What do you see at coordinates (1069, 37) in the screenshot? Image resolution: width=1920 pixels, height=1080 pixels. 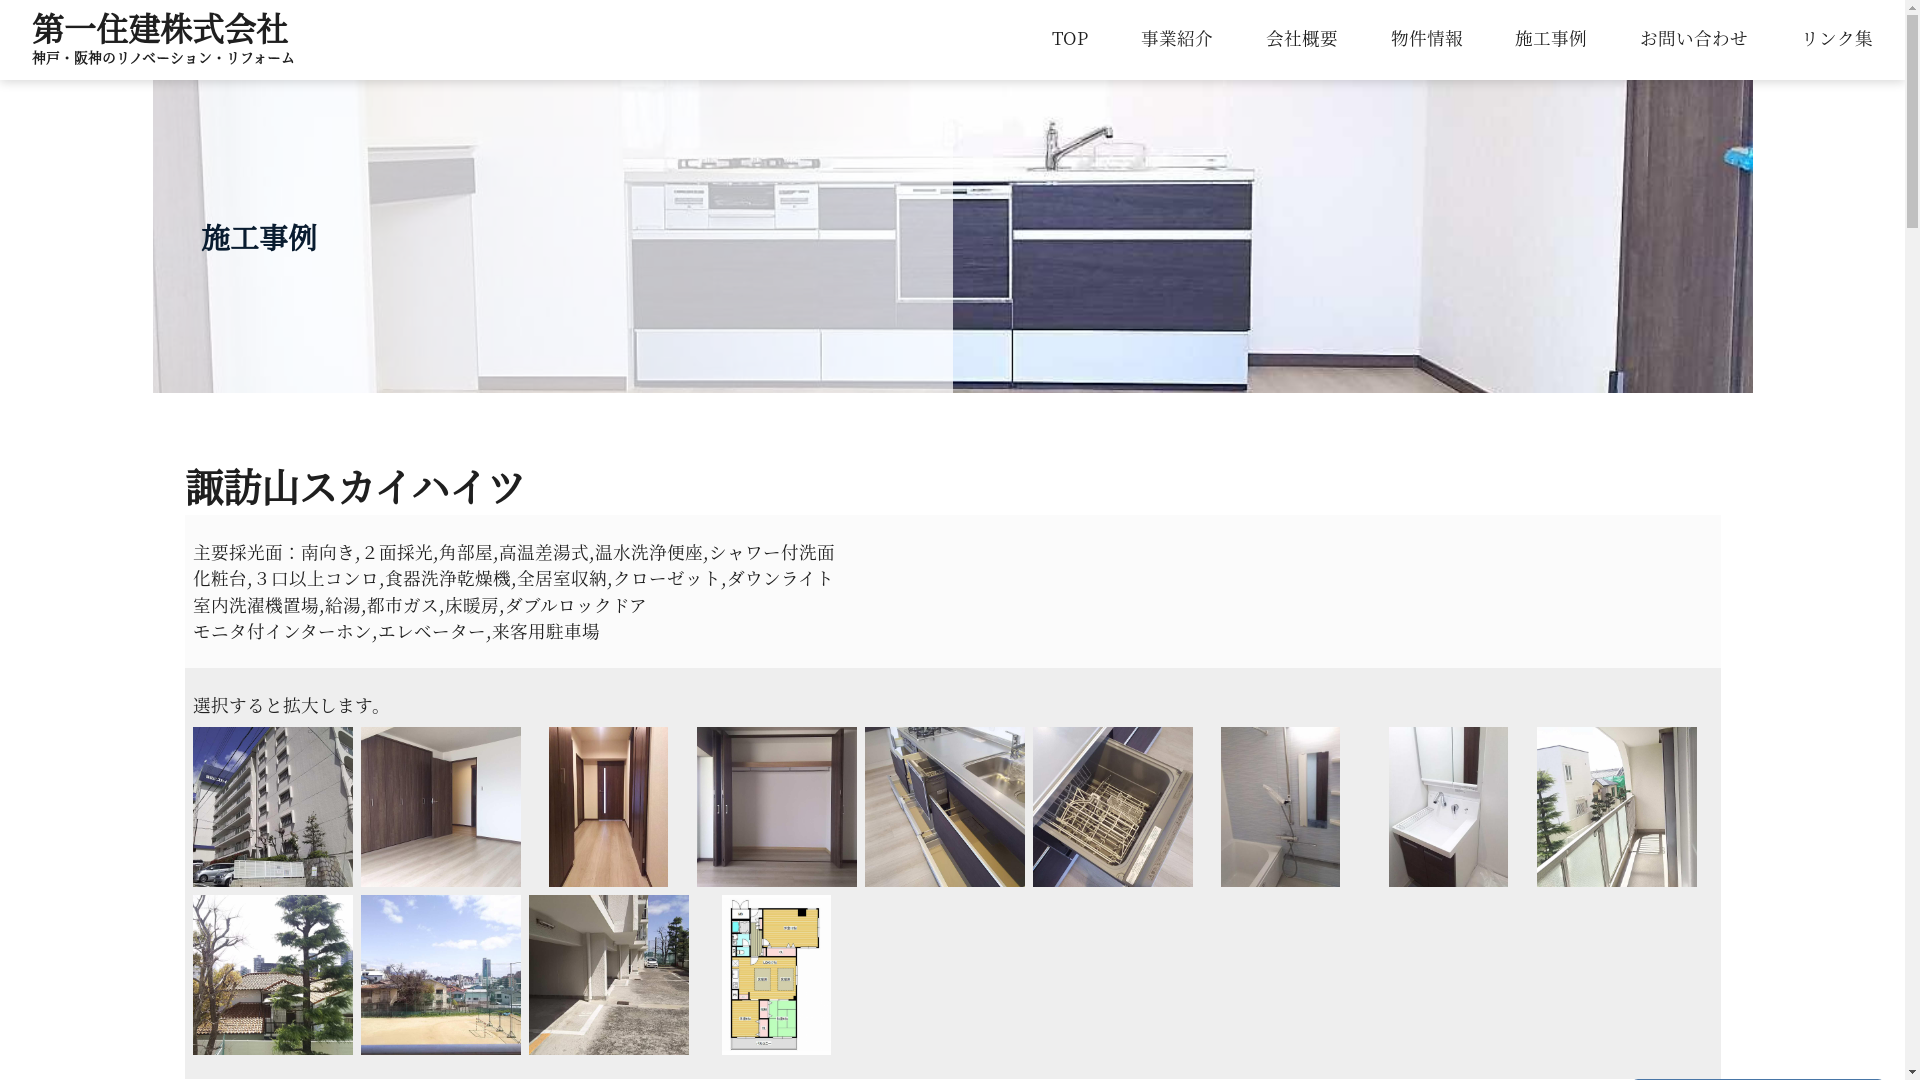 I see `'TOP'` at bounding box center [1069, 37].